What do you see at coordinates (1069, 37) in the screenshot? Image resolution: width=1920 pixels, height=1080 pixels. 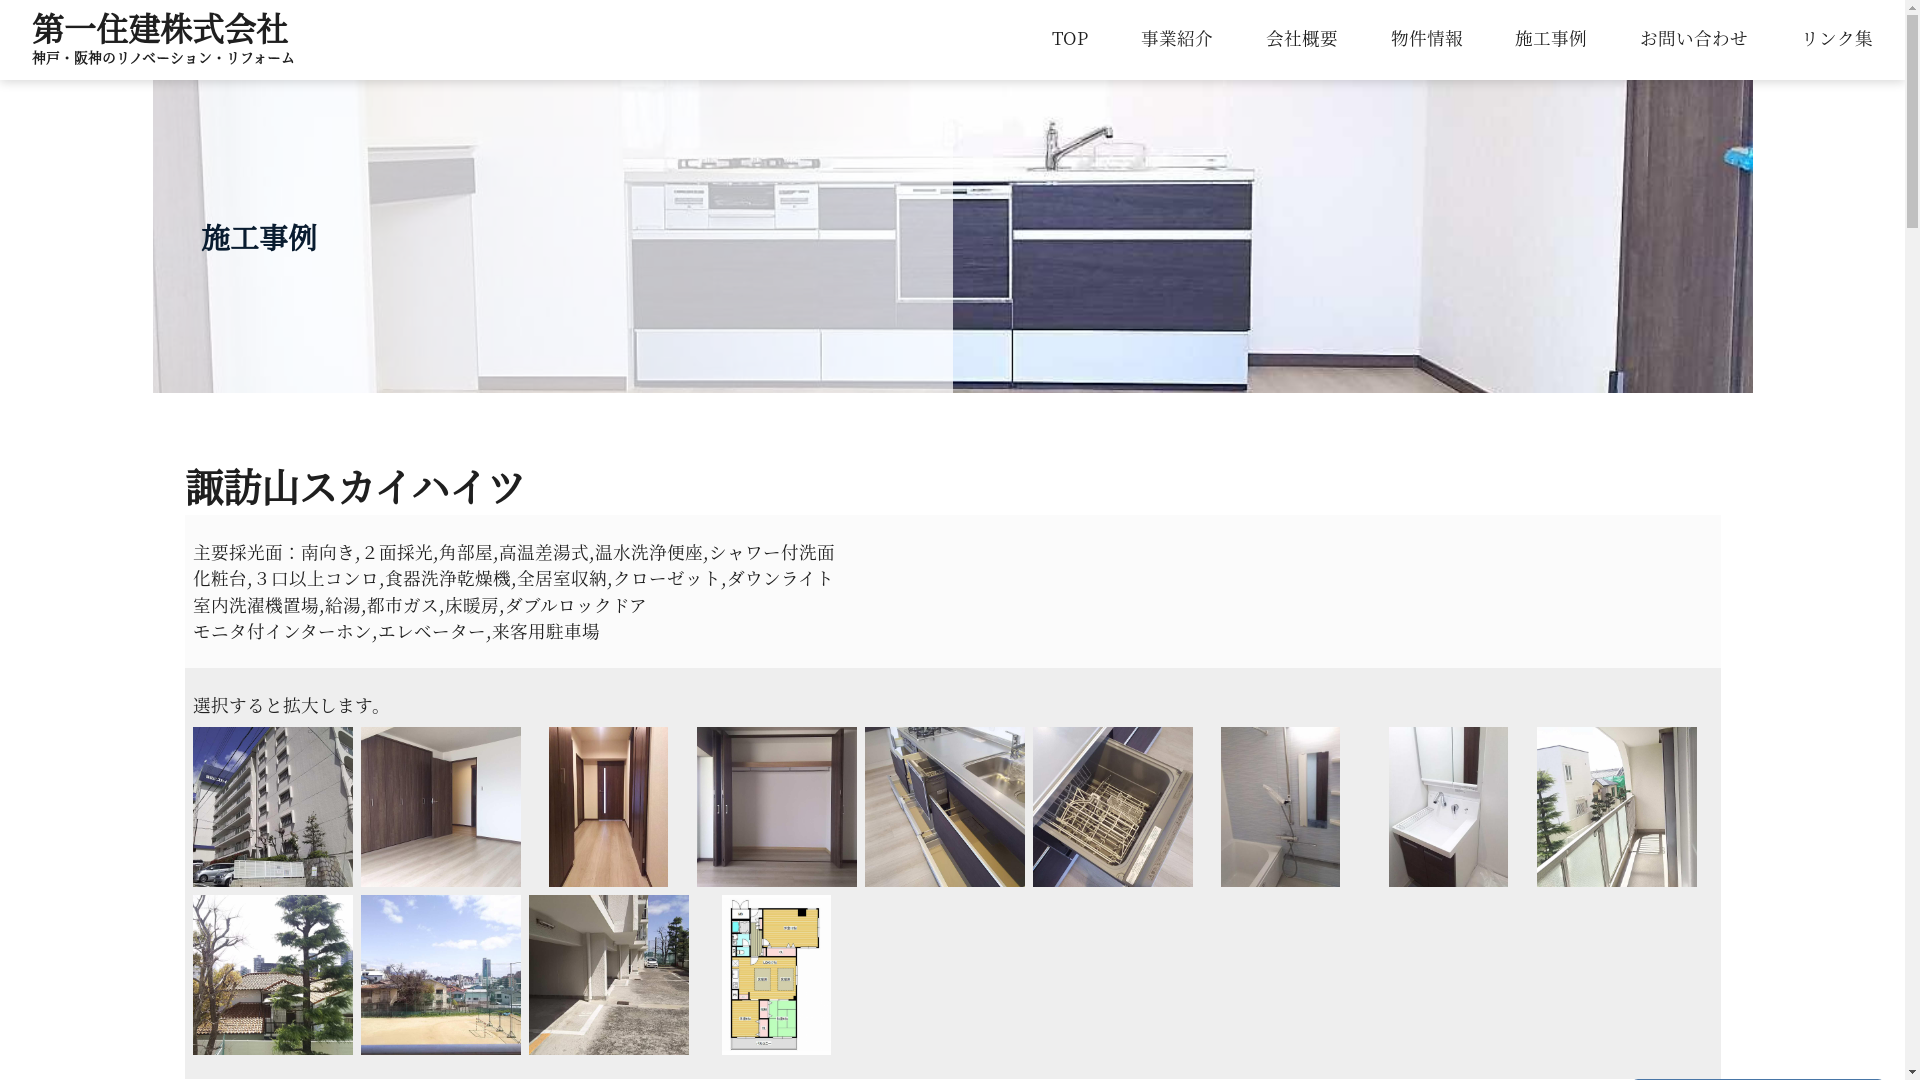 I see `'TOP'` at bounding box center [1069, 37].